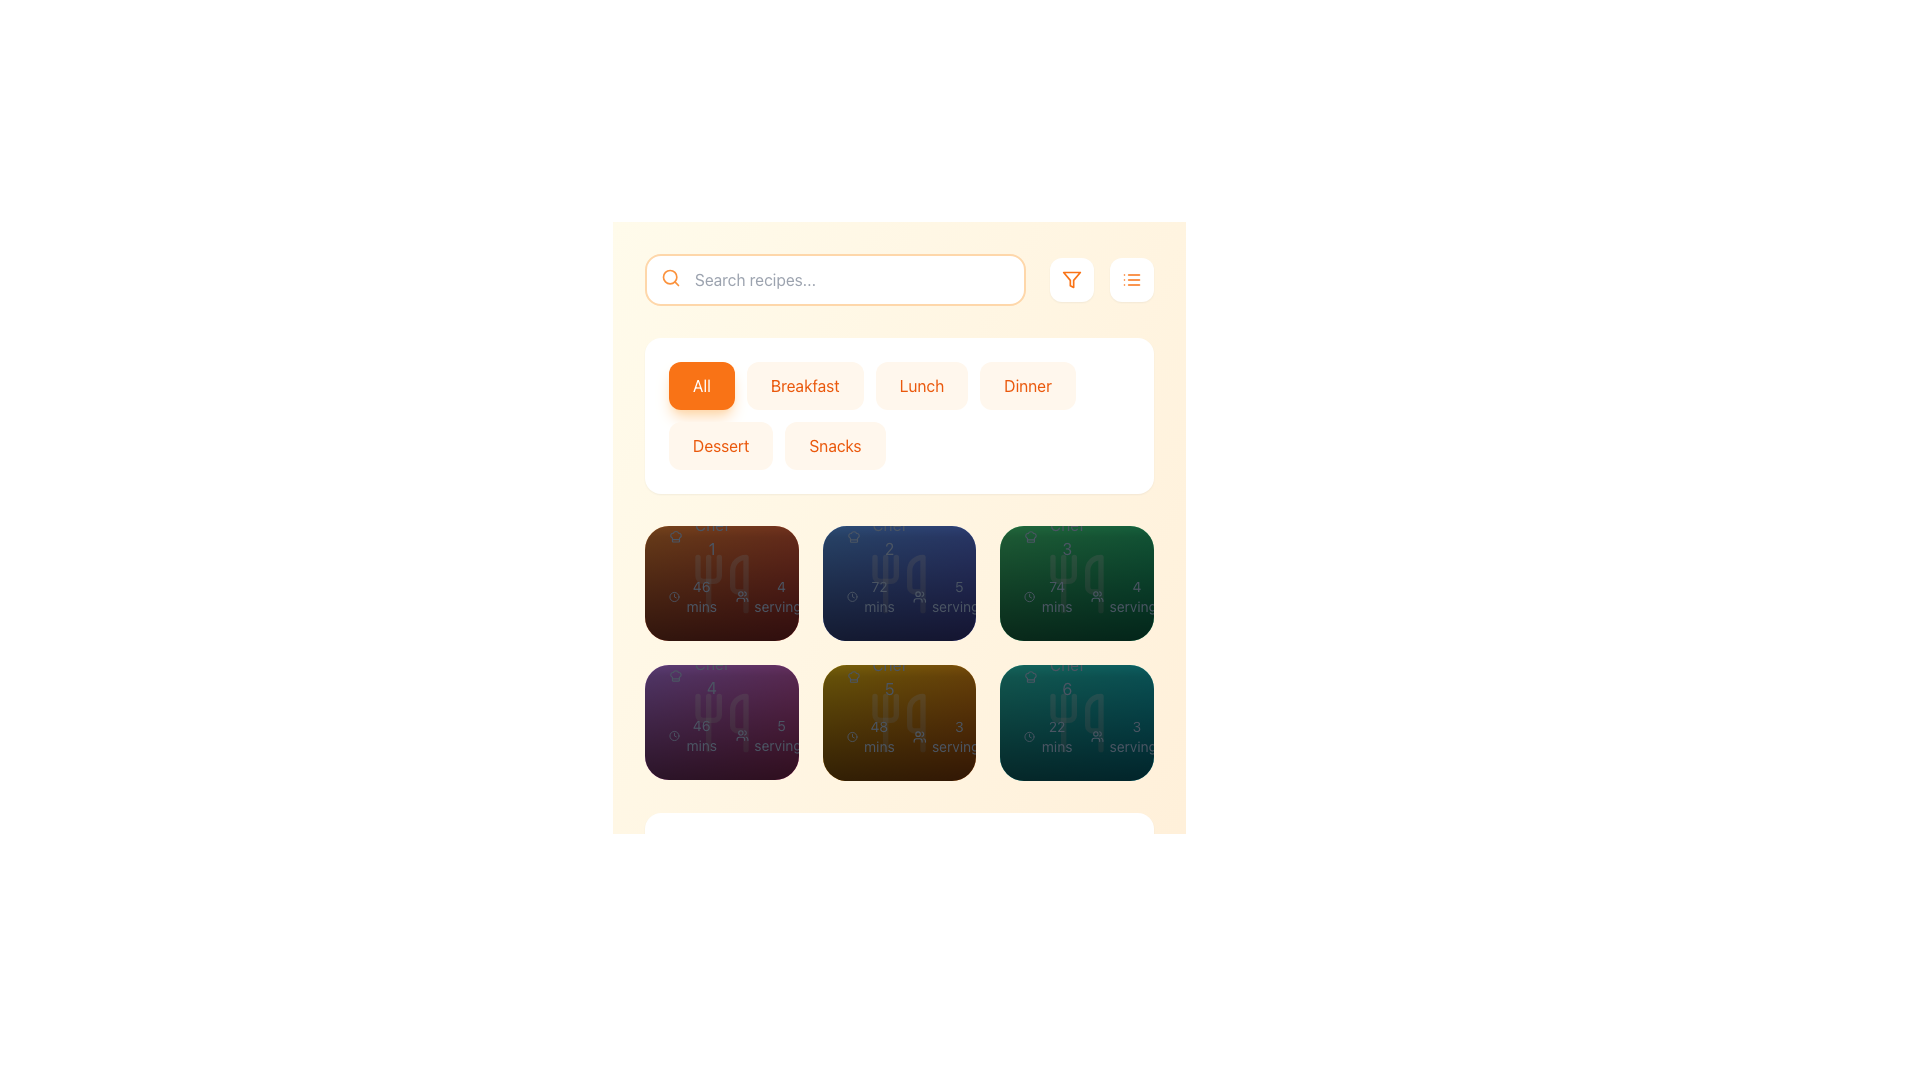 The height and width of the screenshot is (1080, 1920). I want to click on the decorative vector graphic resembling a utensil design located within the purple gradient card in the middle-left cell of the recipe cards grid, so click(708, 707).